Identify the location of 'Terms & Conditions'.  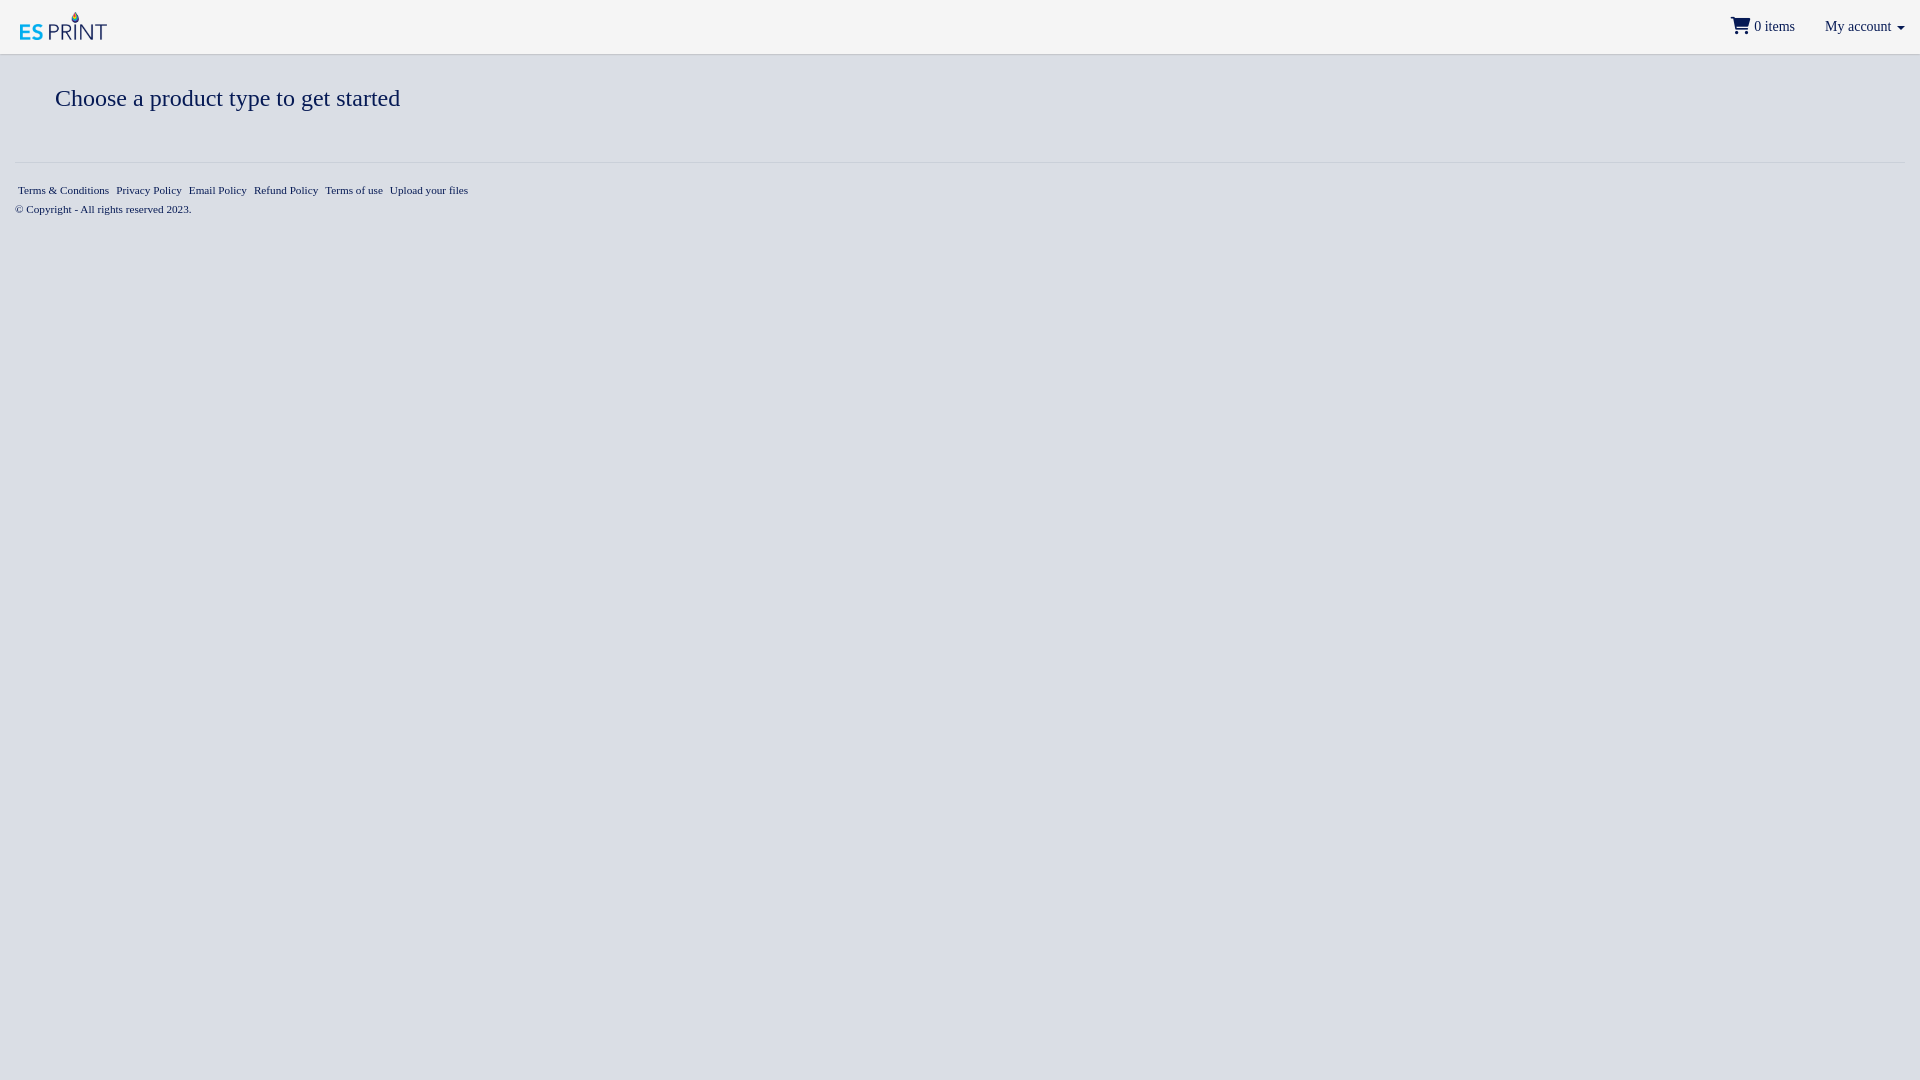
(63, 189).